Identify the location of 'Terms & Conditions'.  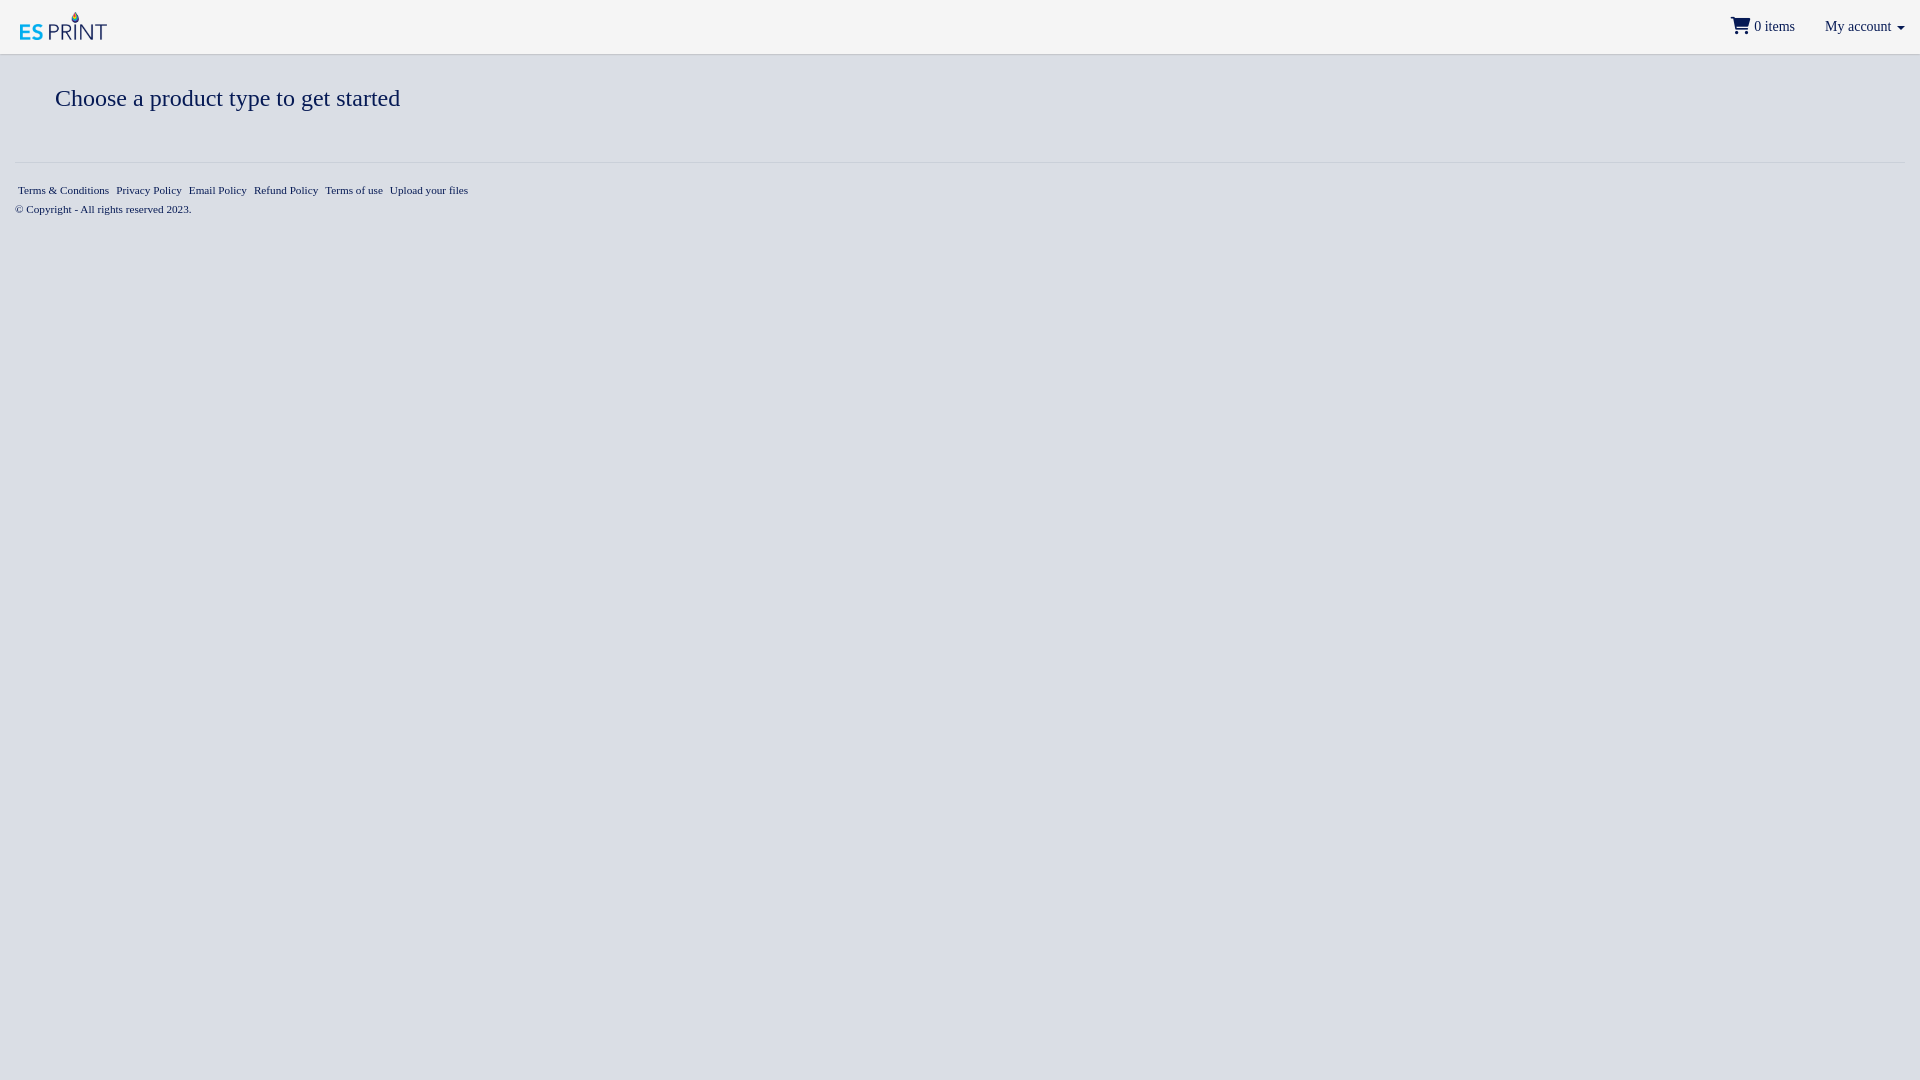
(63, 189).